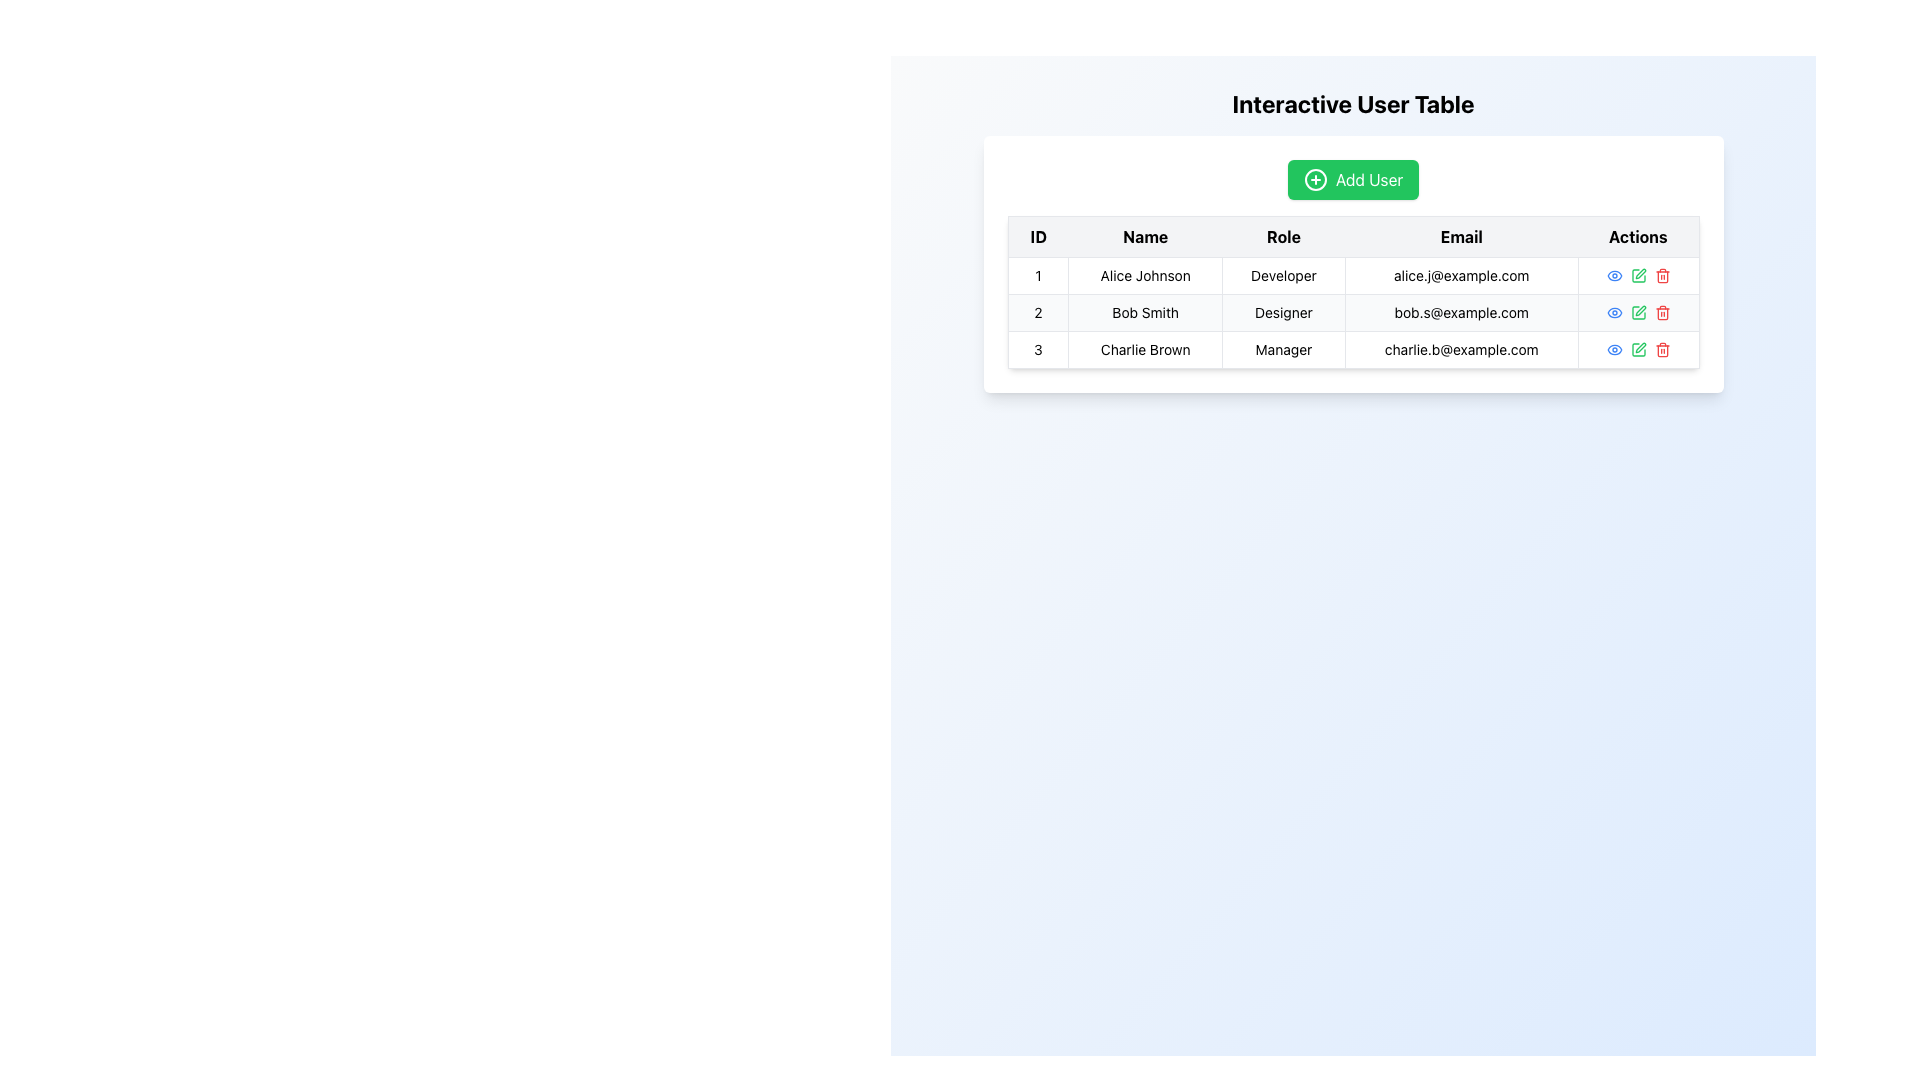 The height and width of the screenshot is (1080, 1920). I want to click on the circular icon with a plus sign located next to the 'Add User' text, so click(1315, 180).